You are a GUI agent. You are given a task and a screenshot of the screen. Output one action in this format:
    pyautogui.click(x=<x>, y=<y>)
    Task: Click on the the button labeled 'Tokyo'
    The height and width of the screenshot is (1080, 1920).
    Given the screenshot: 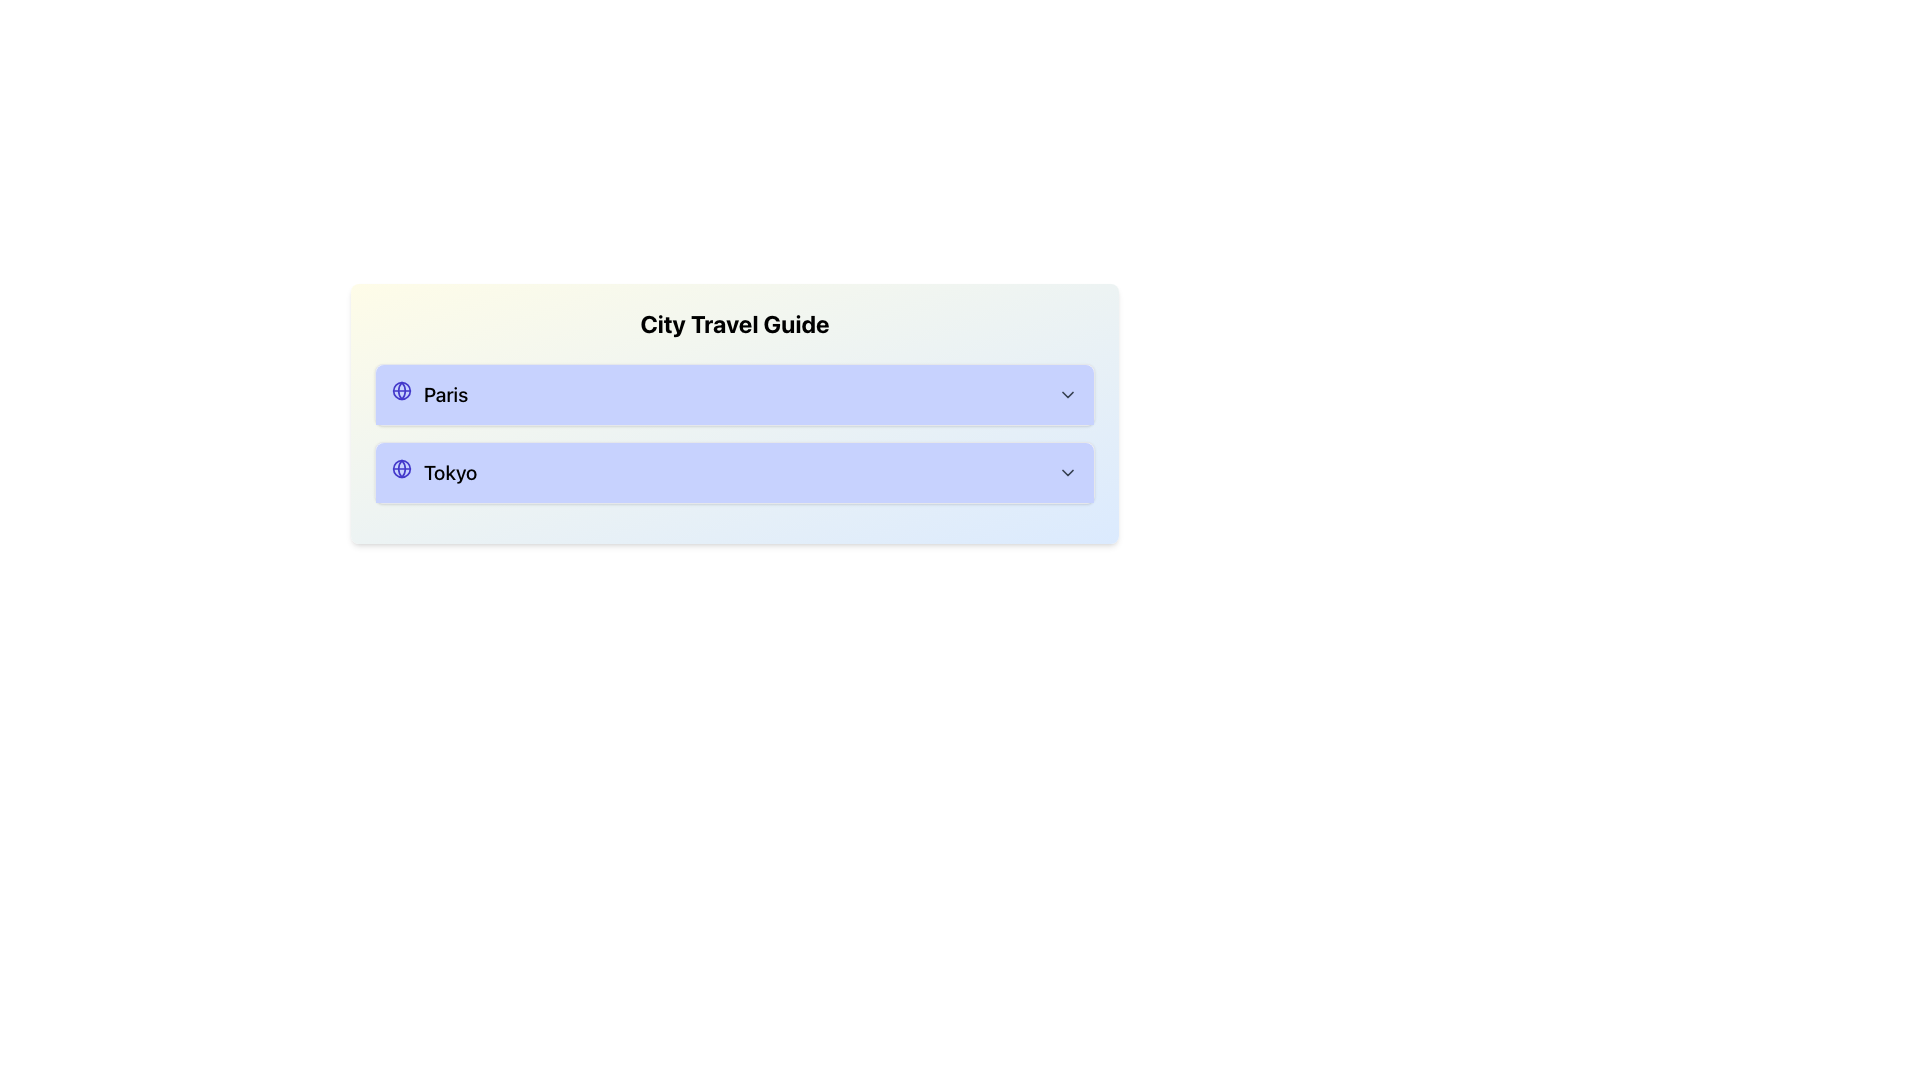 What is the action you would take?
    pyautogui.click(x=733, y=473)
    